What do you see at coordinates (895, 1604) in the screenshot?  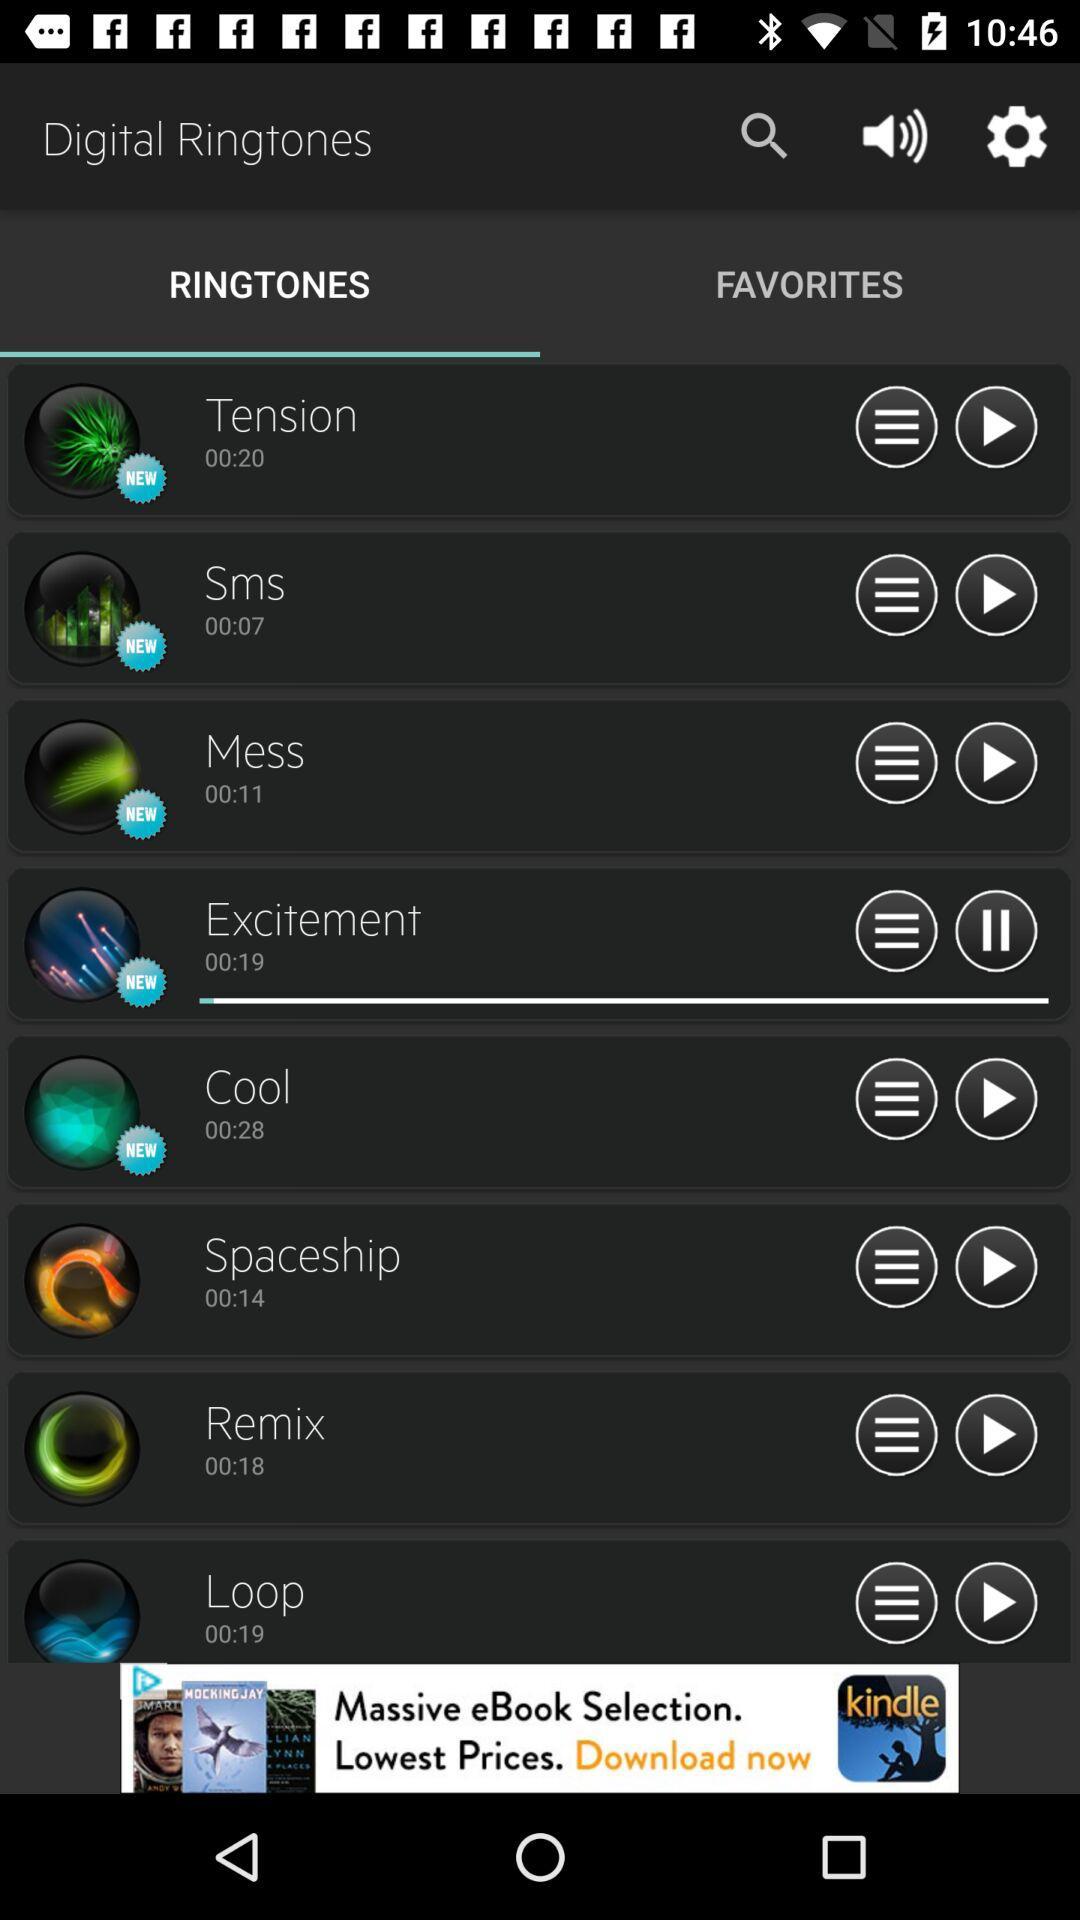 I see `see the menu` at bounding box center [895, 1604].